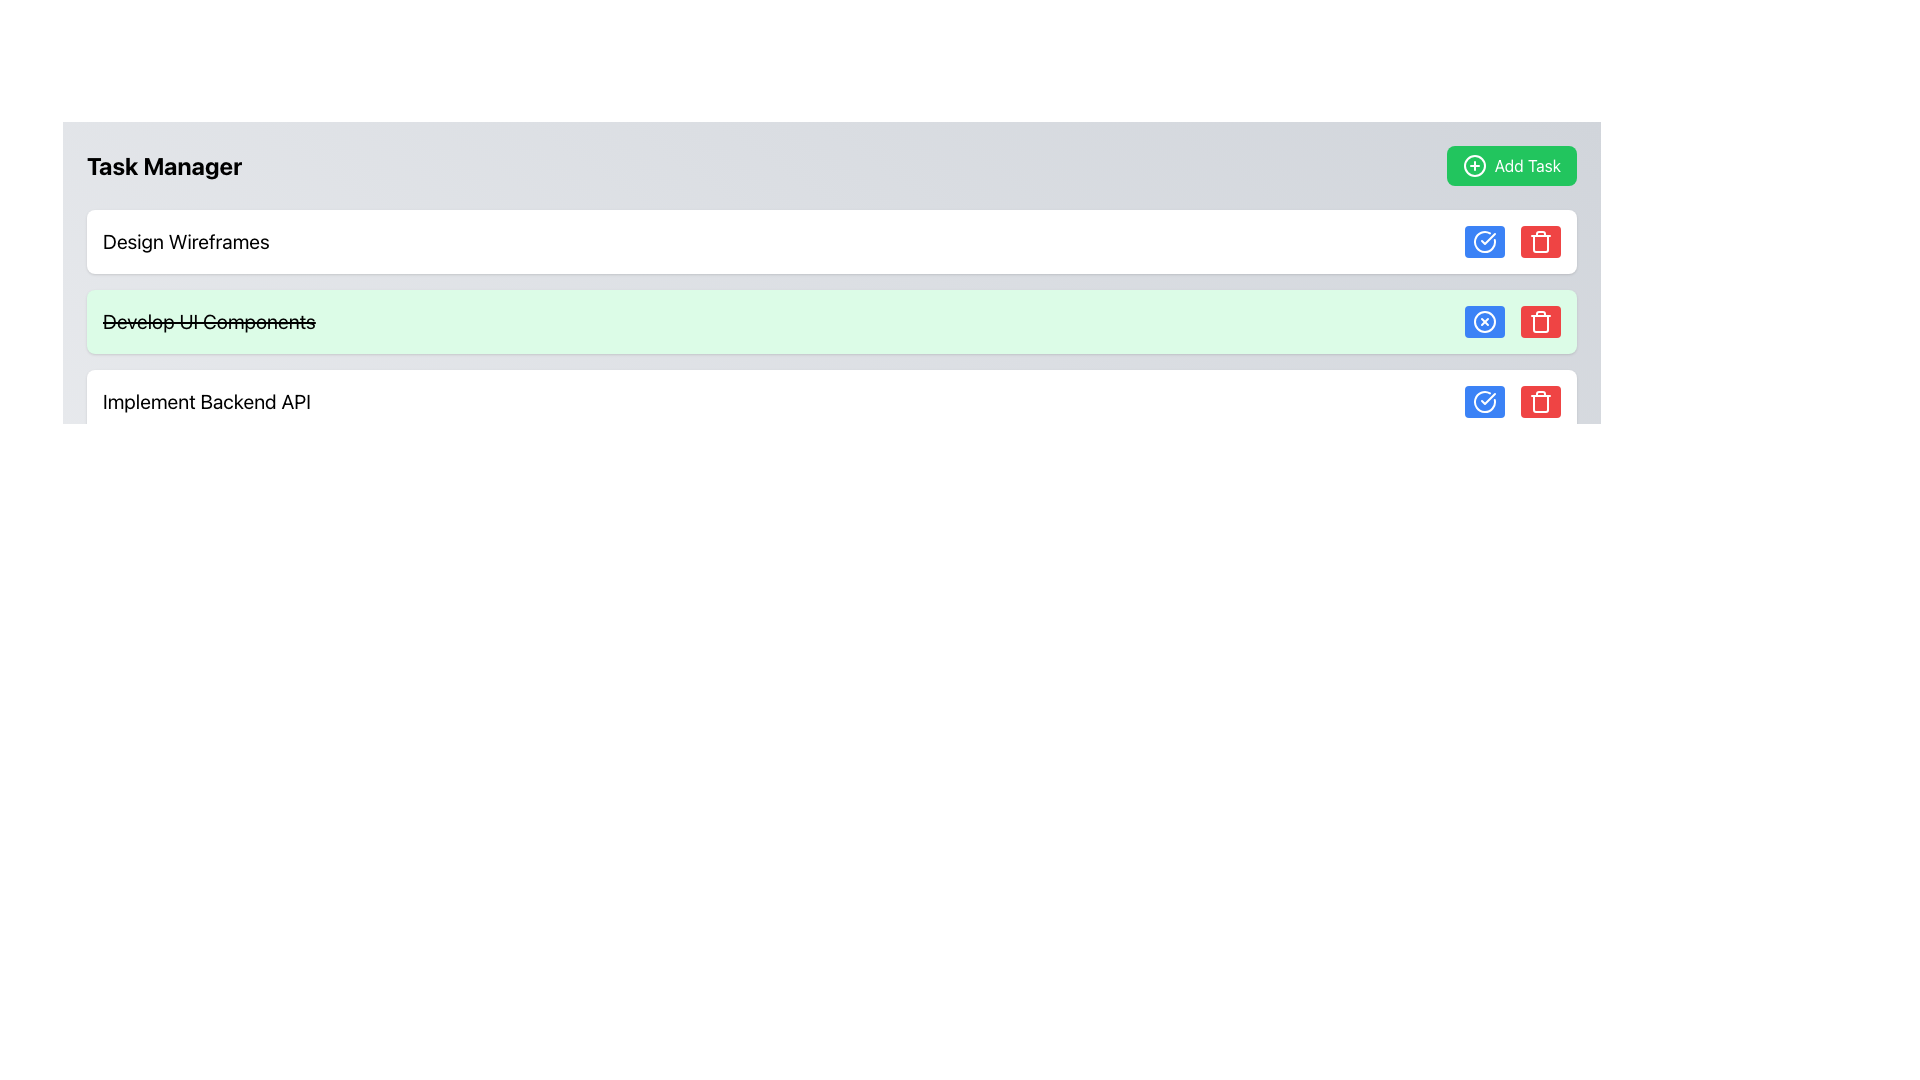 The image size is (1920, 1080). I want to click on the text label displaying 'Develop UI Components' with a strikethrough, located in the second row of the 'Task Manager' list, on the left side before the interactive icons, so click(209, 320).